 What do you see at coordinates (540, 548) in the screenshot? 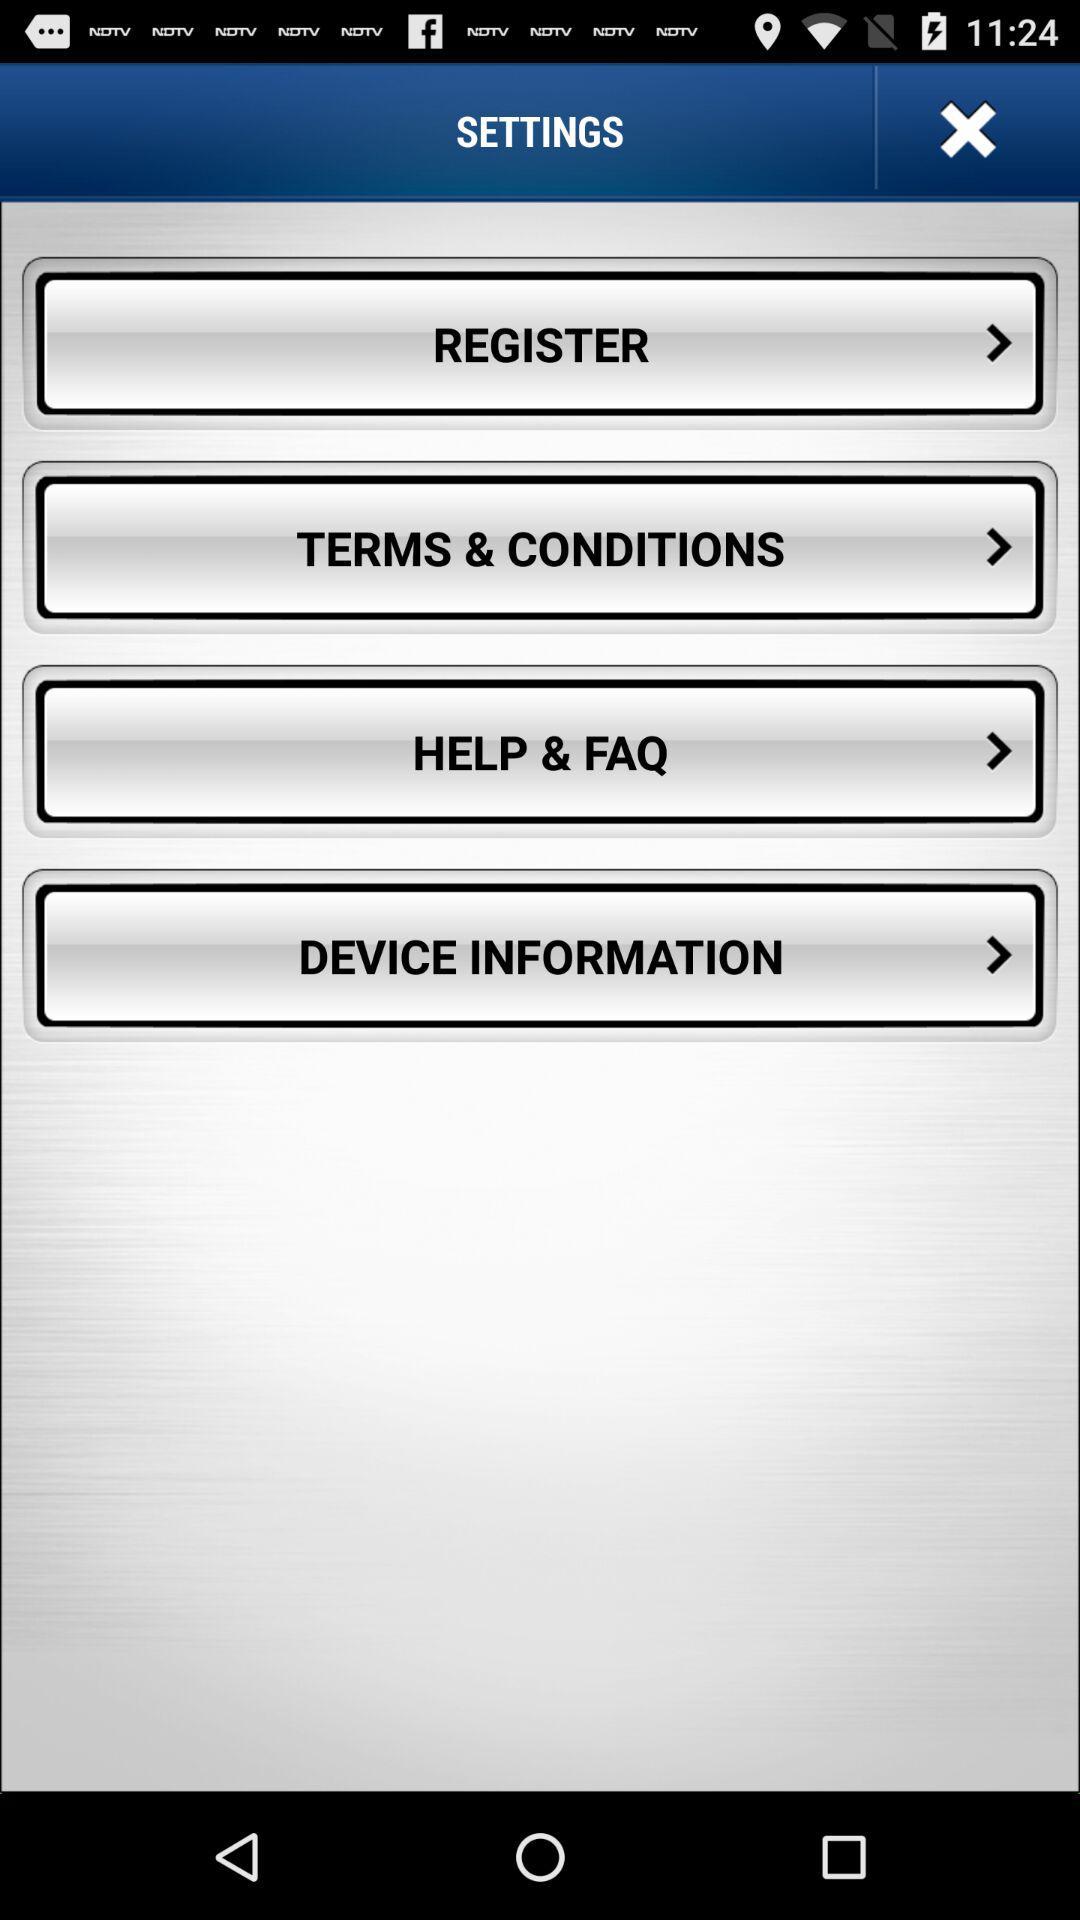
I see `button above help & faq` at bounding box center [540, 548].